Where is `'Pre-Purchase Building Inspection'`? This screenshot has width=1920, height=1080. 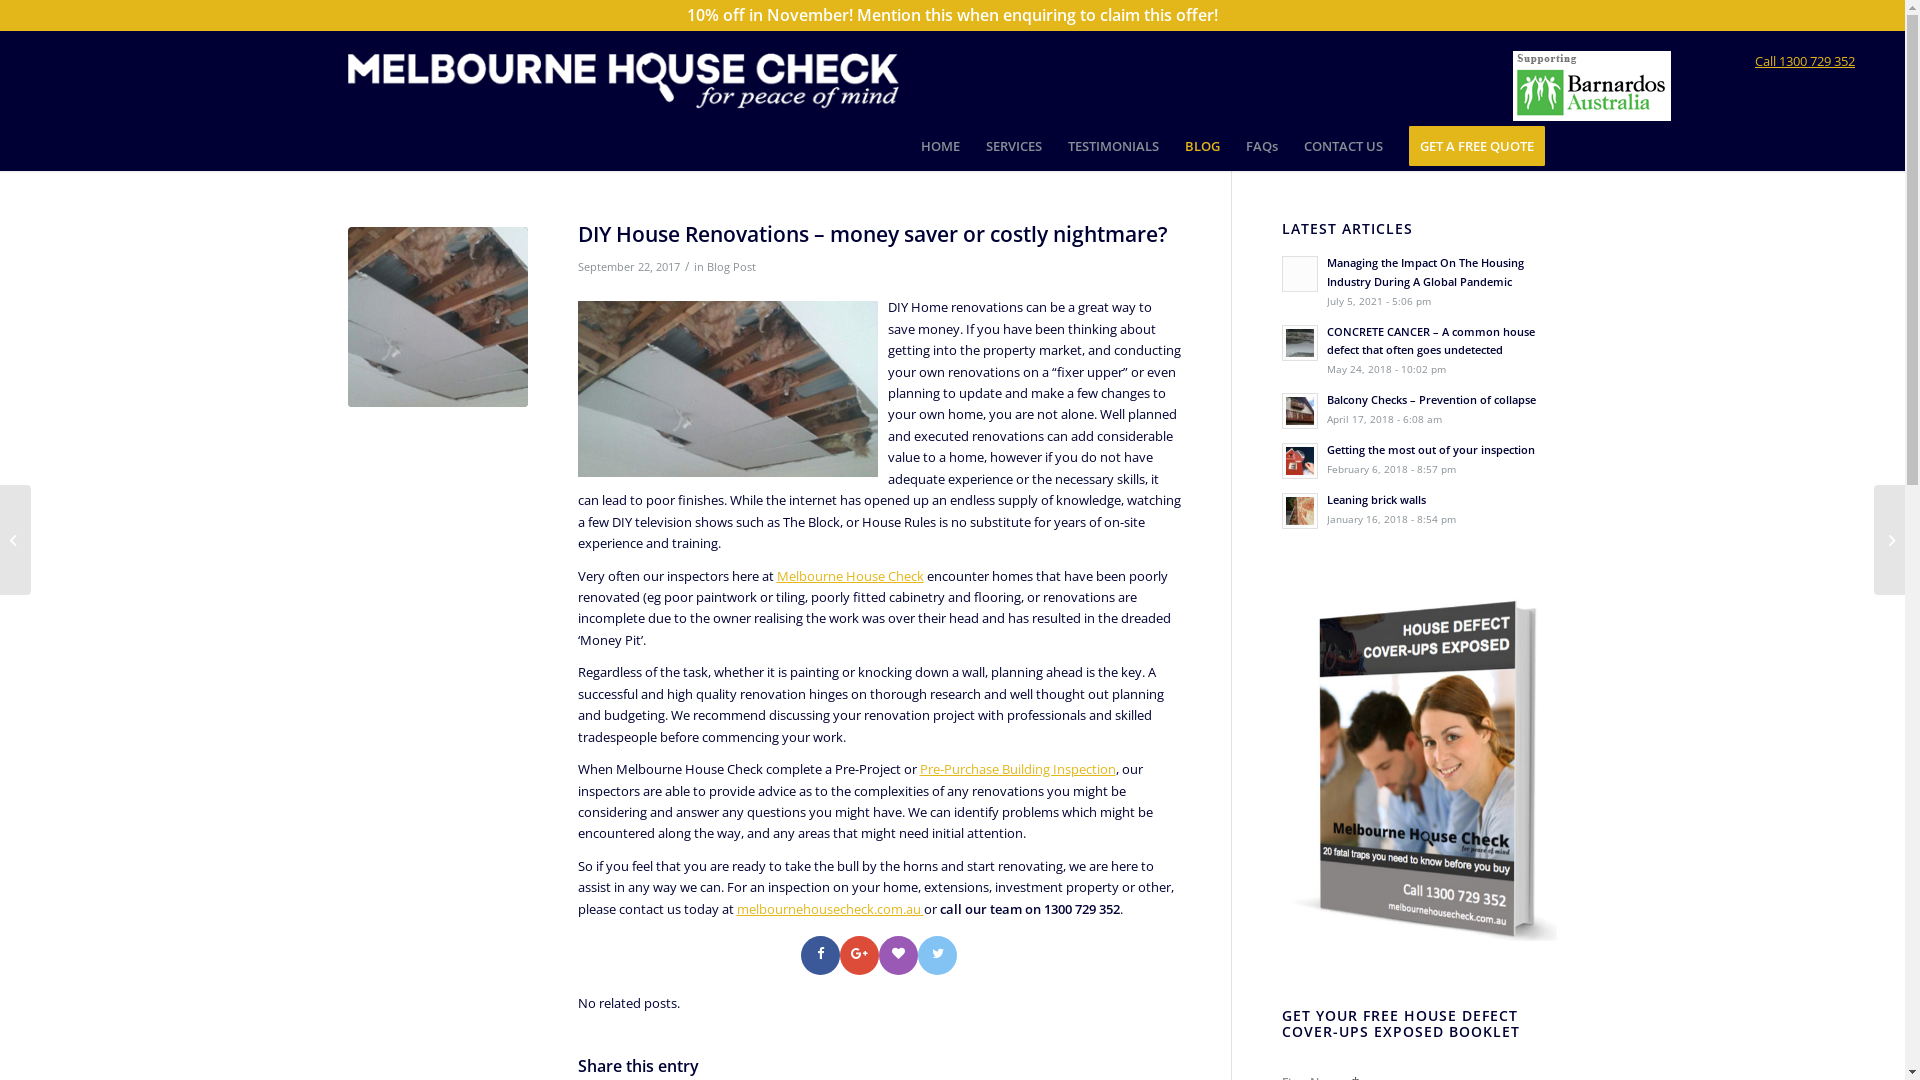 'Pre-Purchase Building Inspection' is located at coordinates (1017, 767).